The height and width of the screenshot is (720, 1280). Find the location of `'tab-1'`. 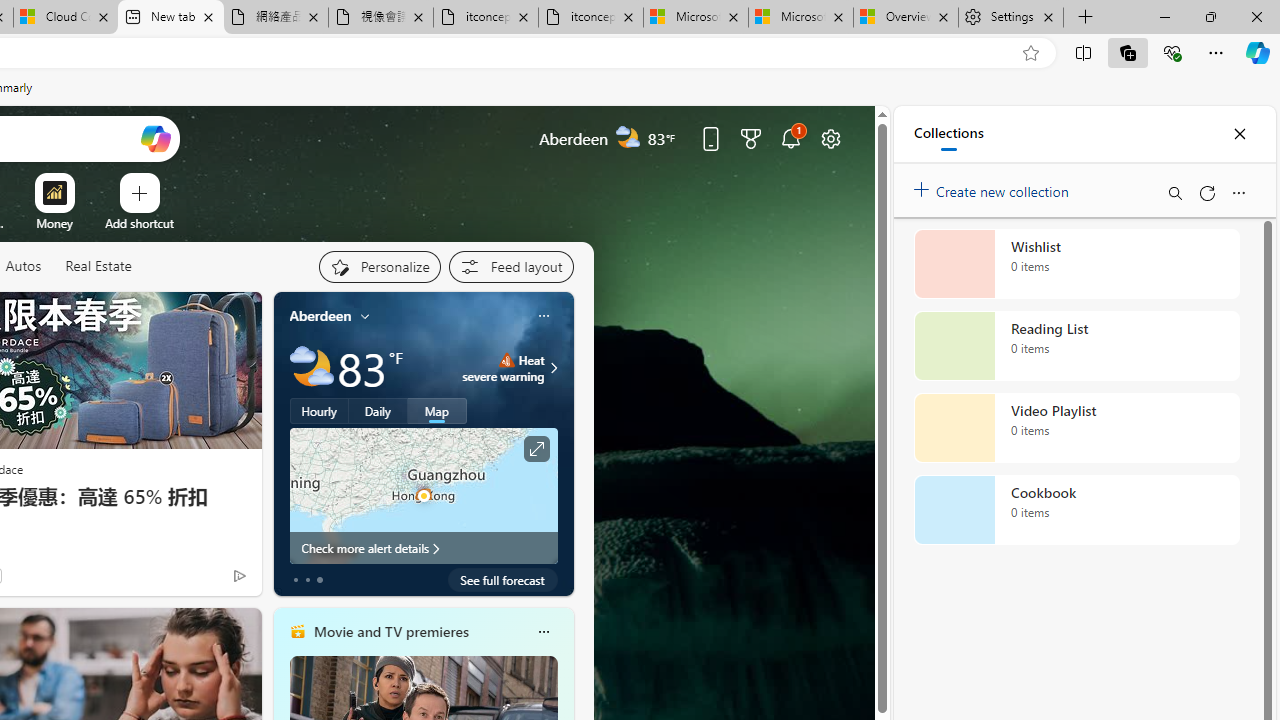

'tab-1' is located at coordinates (306, 579).